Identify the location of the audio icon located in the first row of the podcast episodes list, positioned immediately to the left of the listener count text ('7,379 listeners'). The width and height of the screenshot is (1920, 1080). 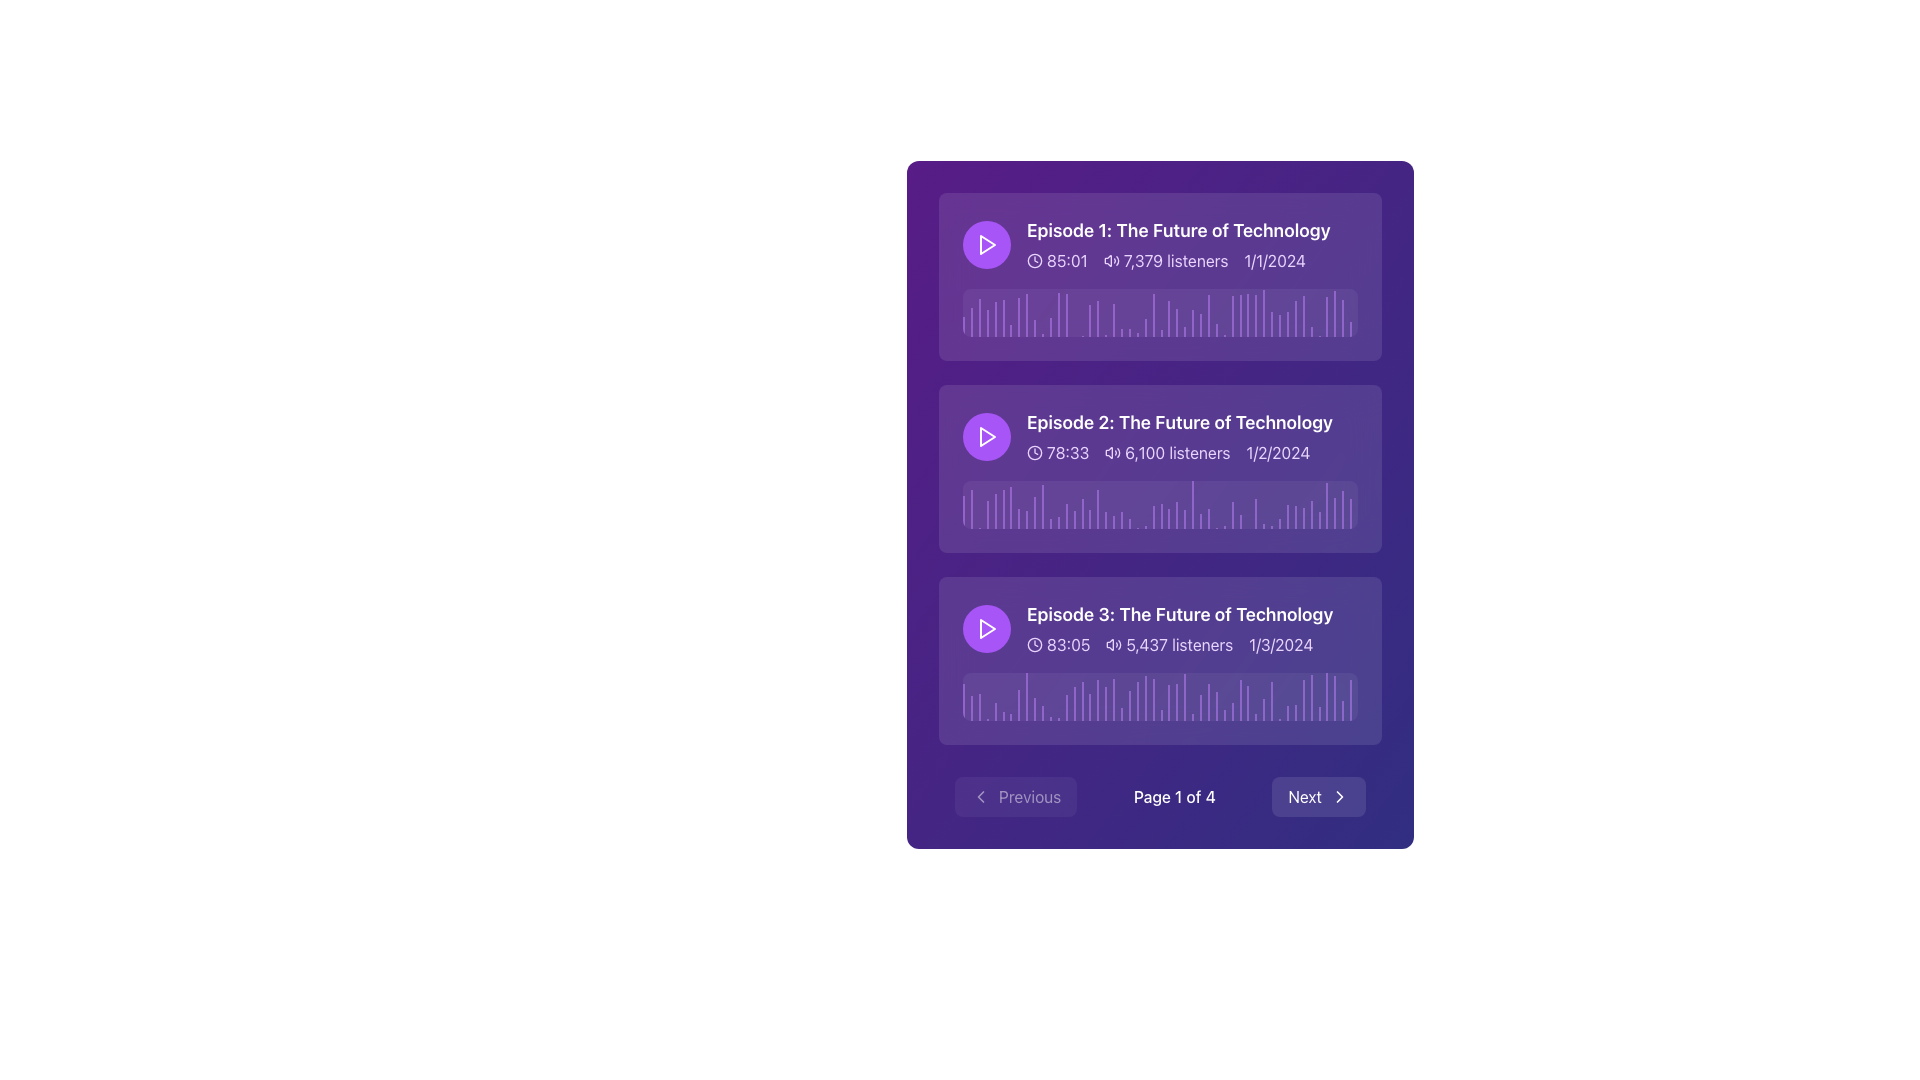
(1110, 260).